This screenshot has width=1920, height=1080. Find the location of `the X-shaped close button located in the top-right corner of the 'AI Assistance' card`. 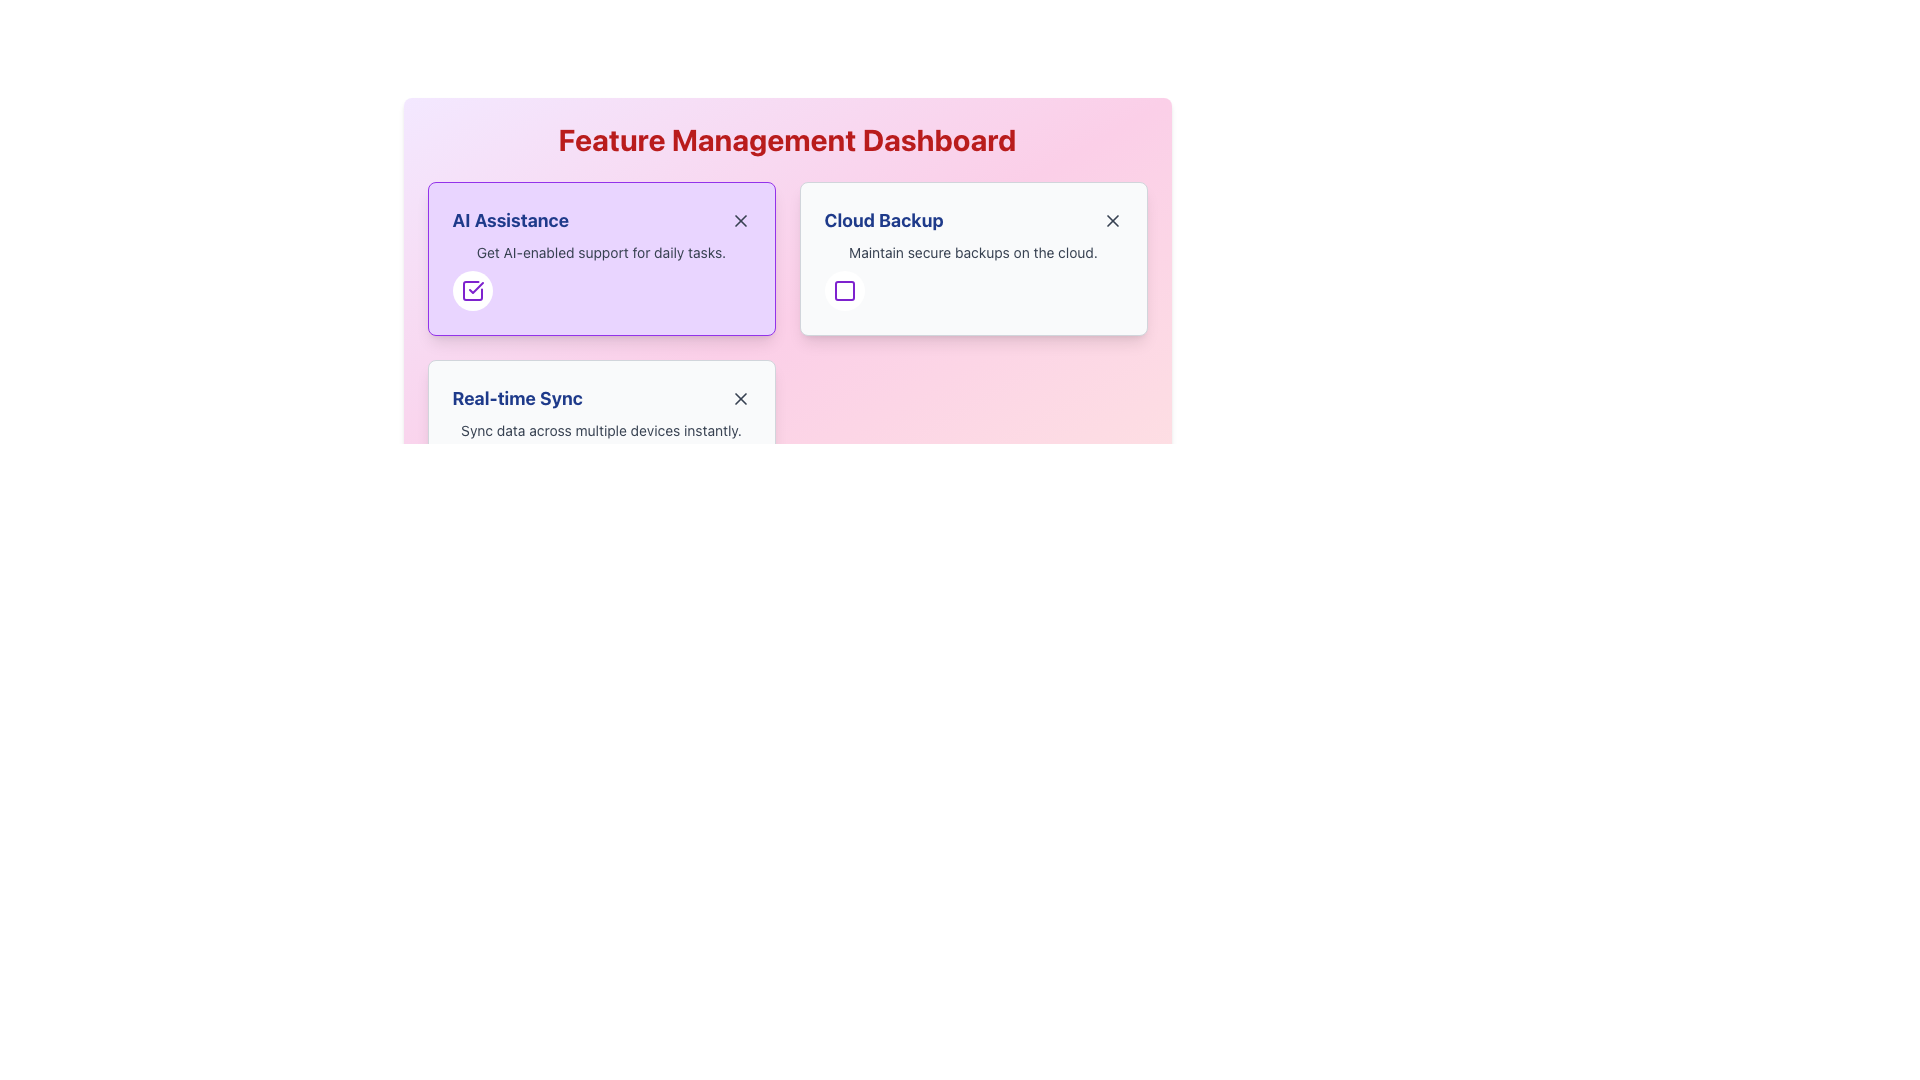

the X-shaped close button located in the top-right corner of the 'AI Assistance' card is located at coordinates (739, 220).